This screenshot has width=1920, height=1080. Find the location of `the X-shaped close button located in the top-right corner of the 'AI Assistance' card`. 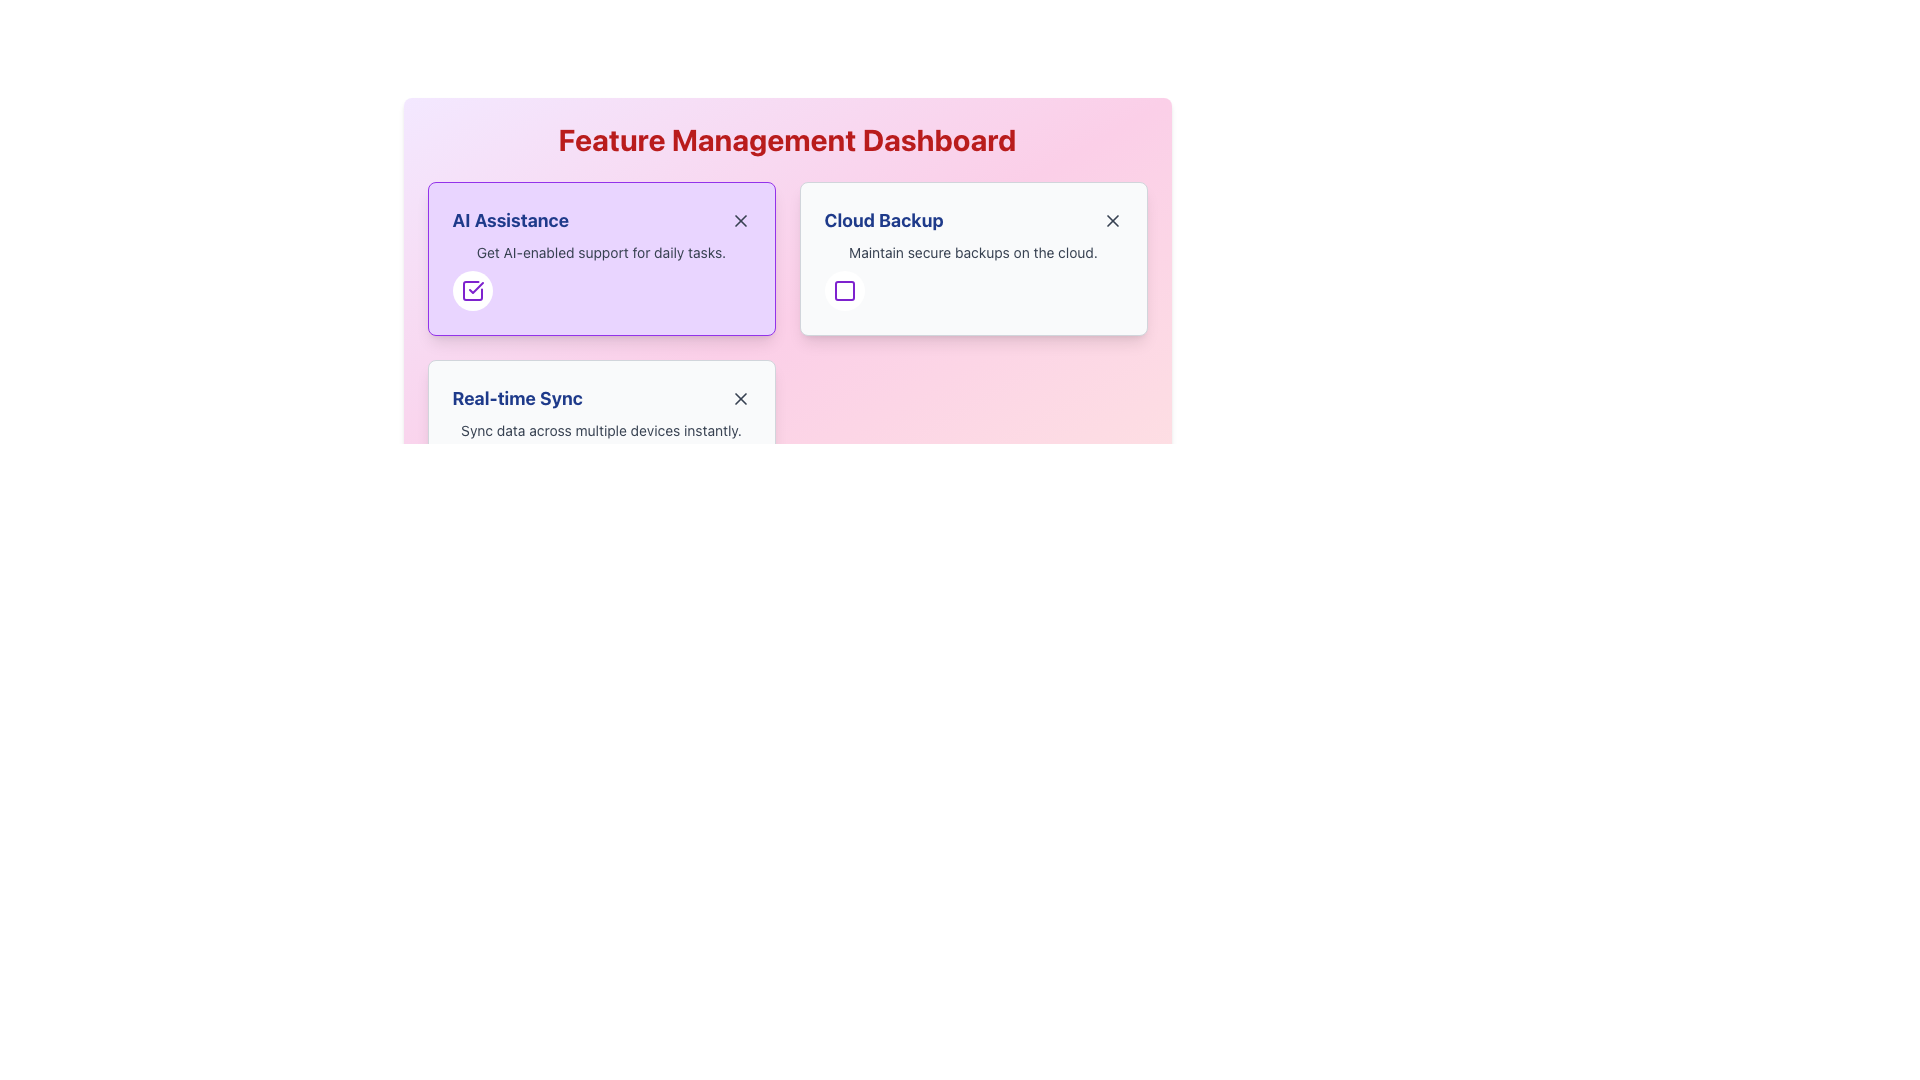

the X-shaped close button located in the top-right corner of the 'AI Assistance' card is located at coordinates (739, 220).